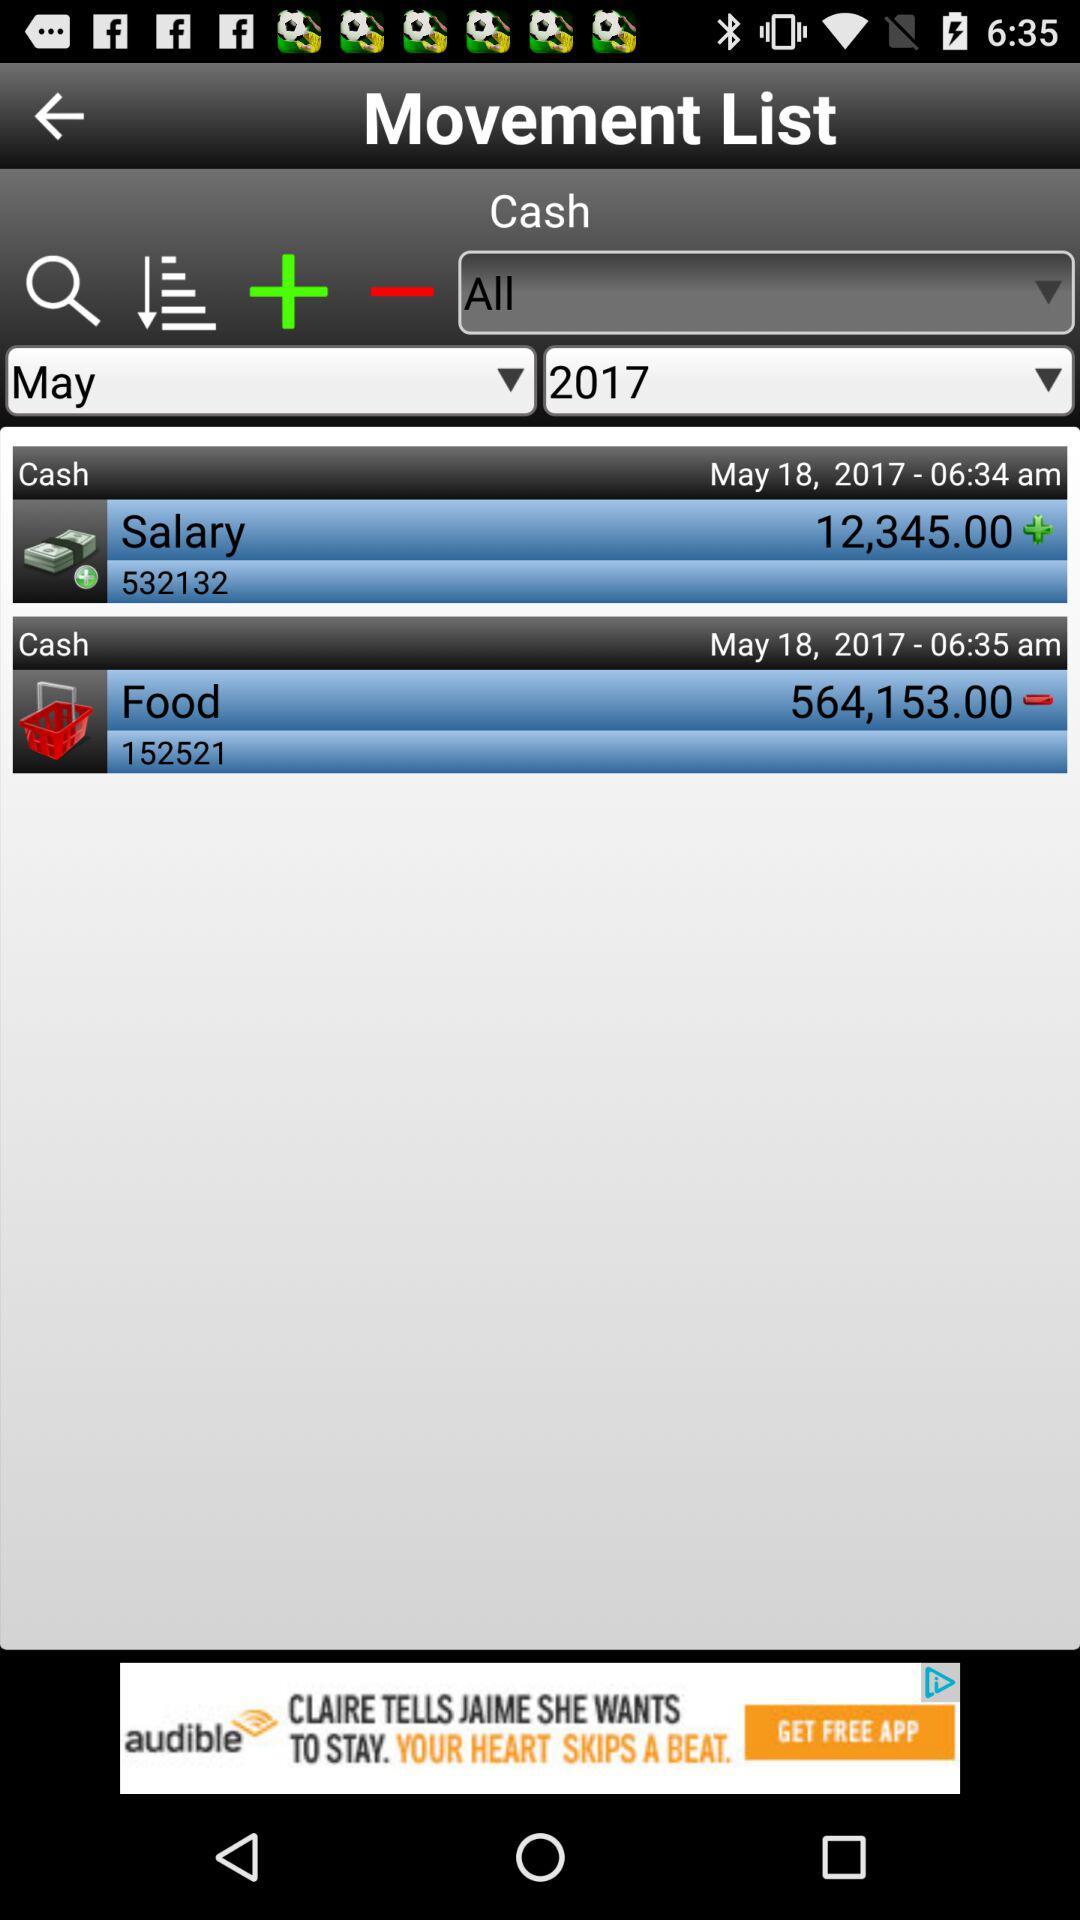 Image resolution: width=1080 pixels, height=1920 pixels. What do you see at coordinates (288, 291) in the screenshot?
I see `money to movement list` at bounding box center [288, 291].